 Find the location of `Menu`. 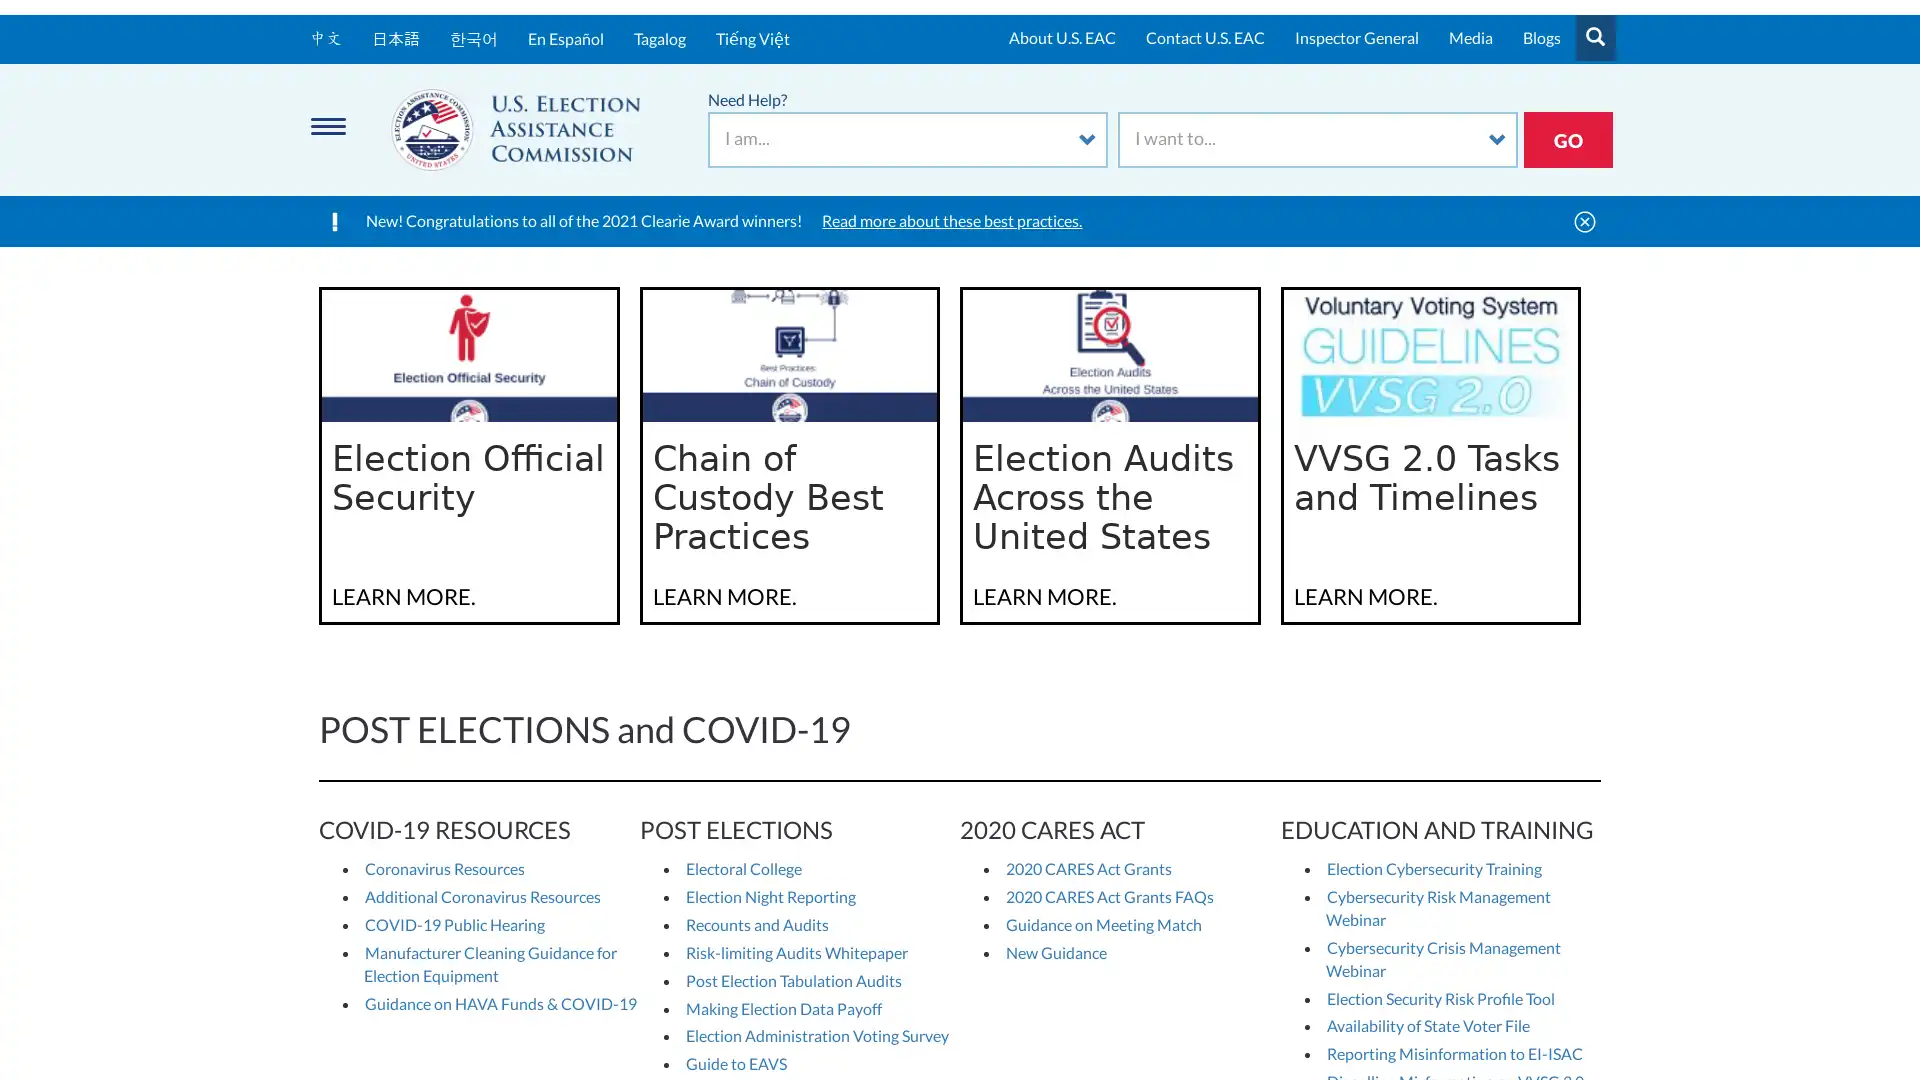

Menu is located at coordinates (329, 126).